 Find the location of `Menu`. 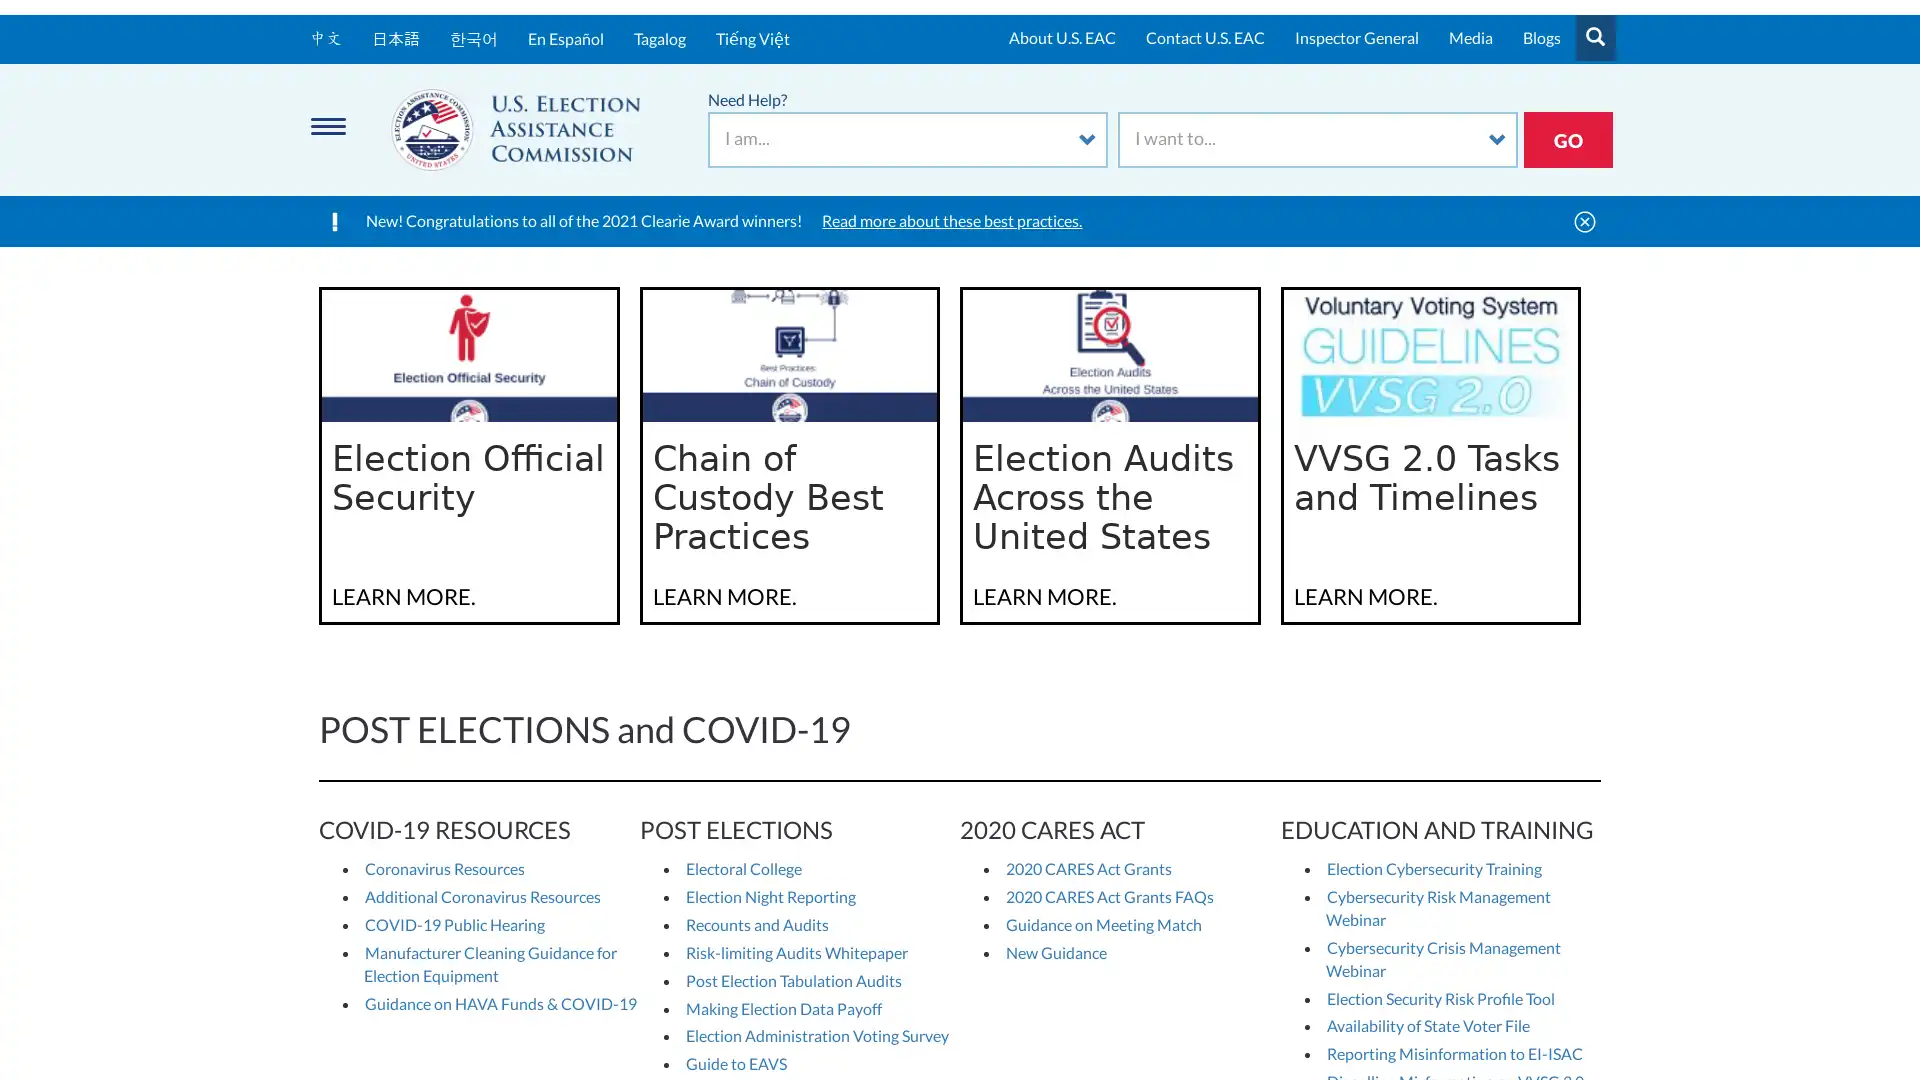

Menu is located at coordinates (329, 126).